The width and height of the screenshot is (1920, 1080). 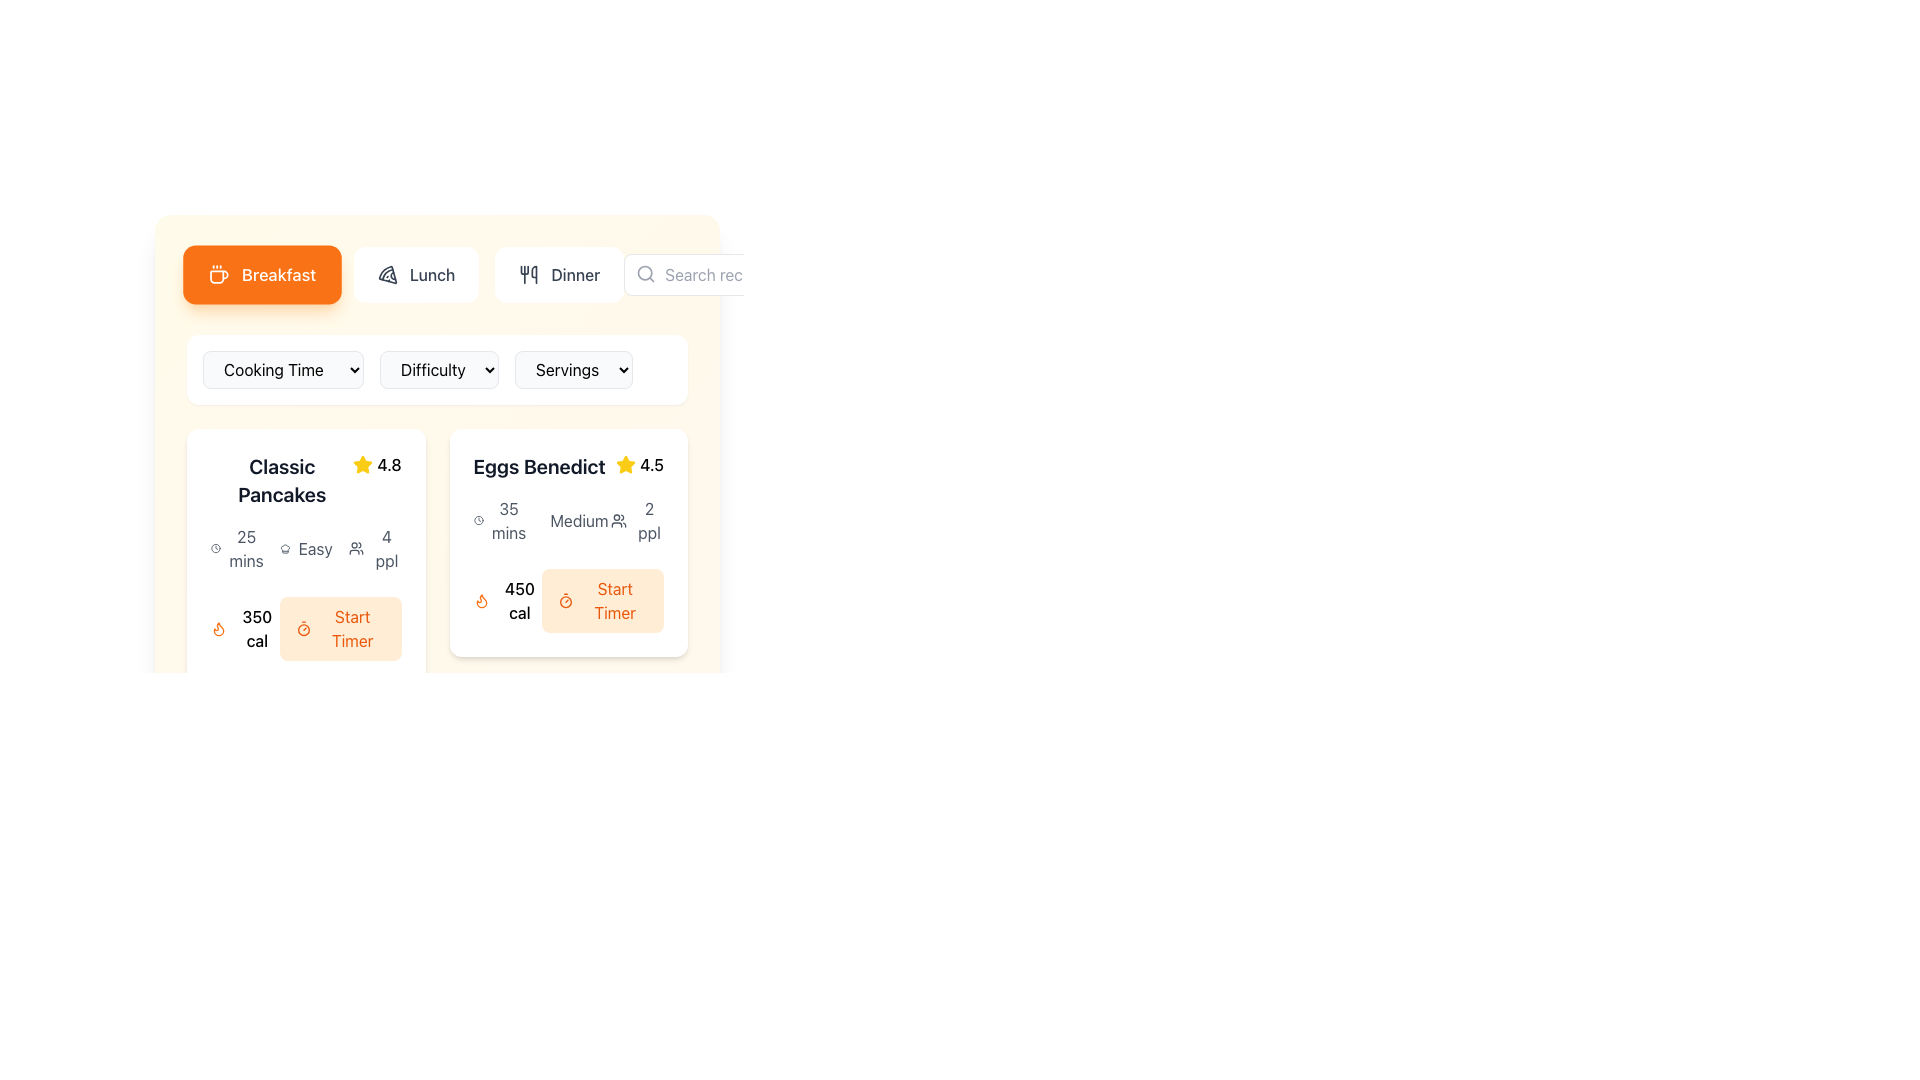 What do you see at coordinates (216, 548) in the screenshot?
I see `the time indicator icon for the 'Classic Pancakes' recipe, which is associated with a 25-minute cooking time, located in the metadata section adjacent to '25 mins'` at bounding box center [216, 548].